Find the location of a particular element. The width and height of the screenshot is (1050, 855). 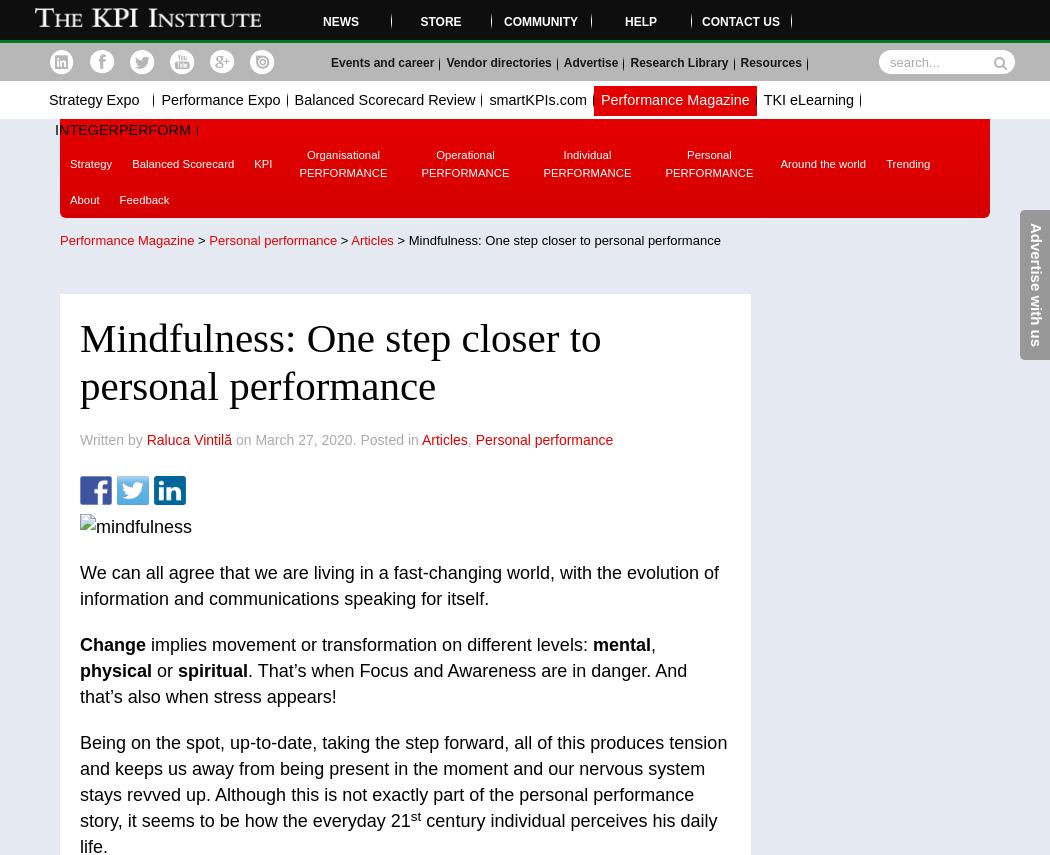

'Balanced Scorecard Review' is located at coordinates (384, 99).